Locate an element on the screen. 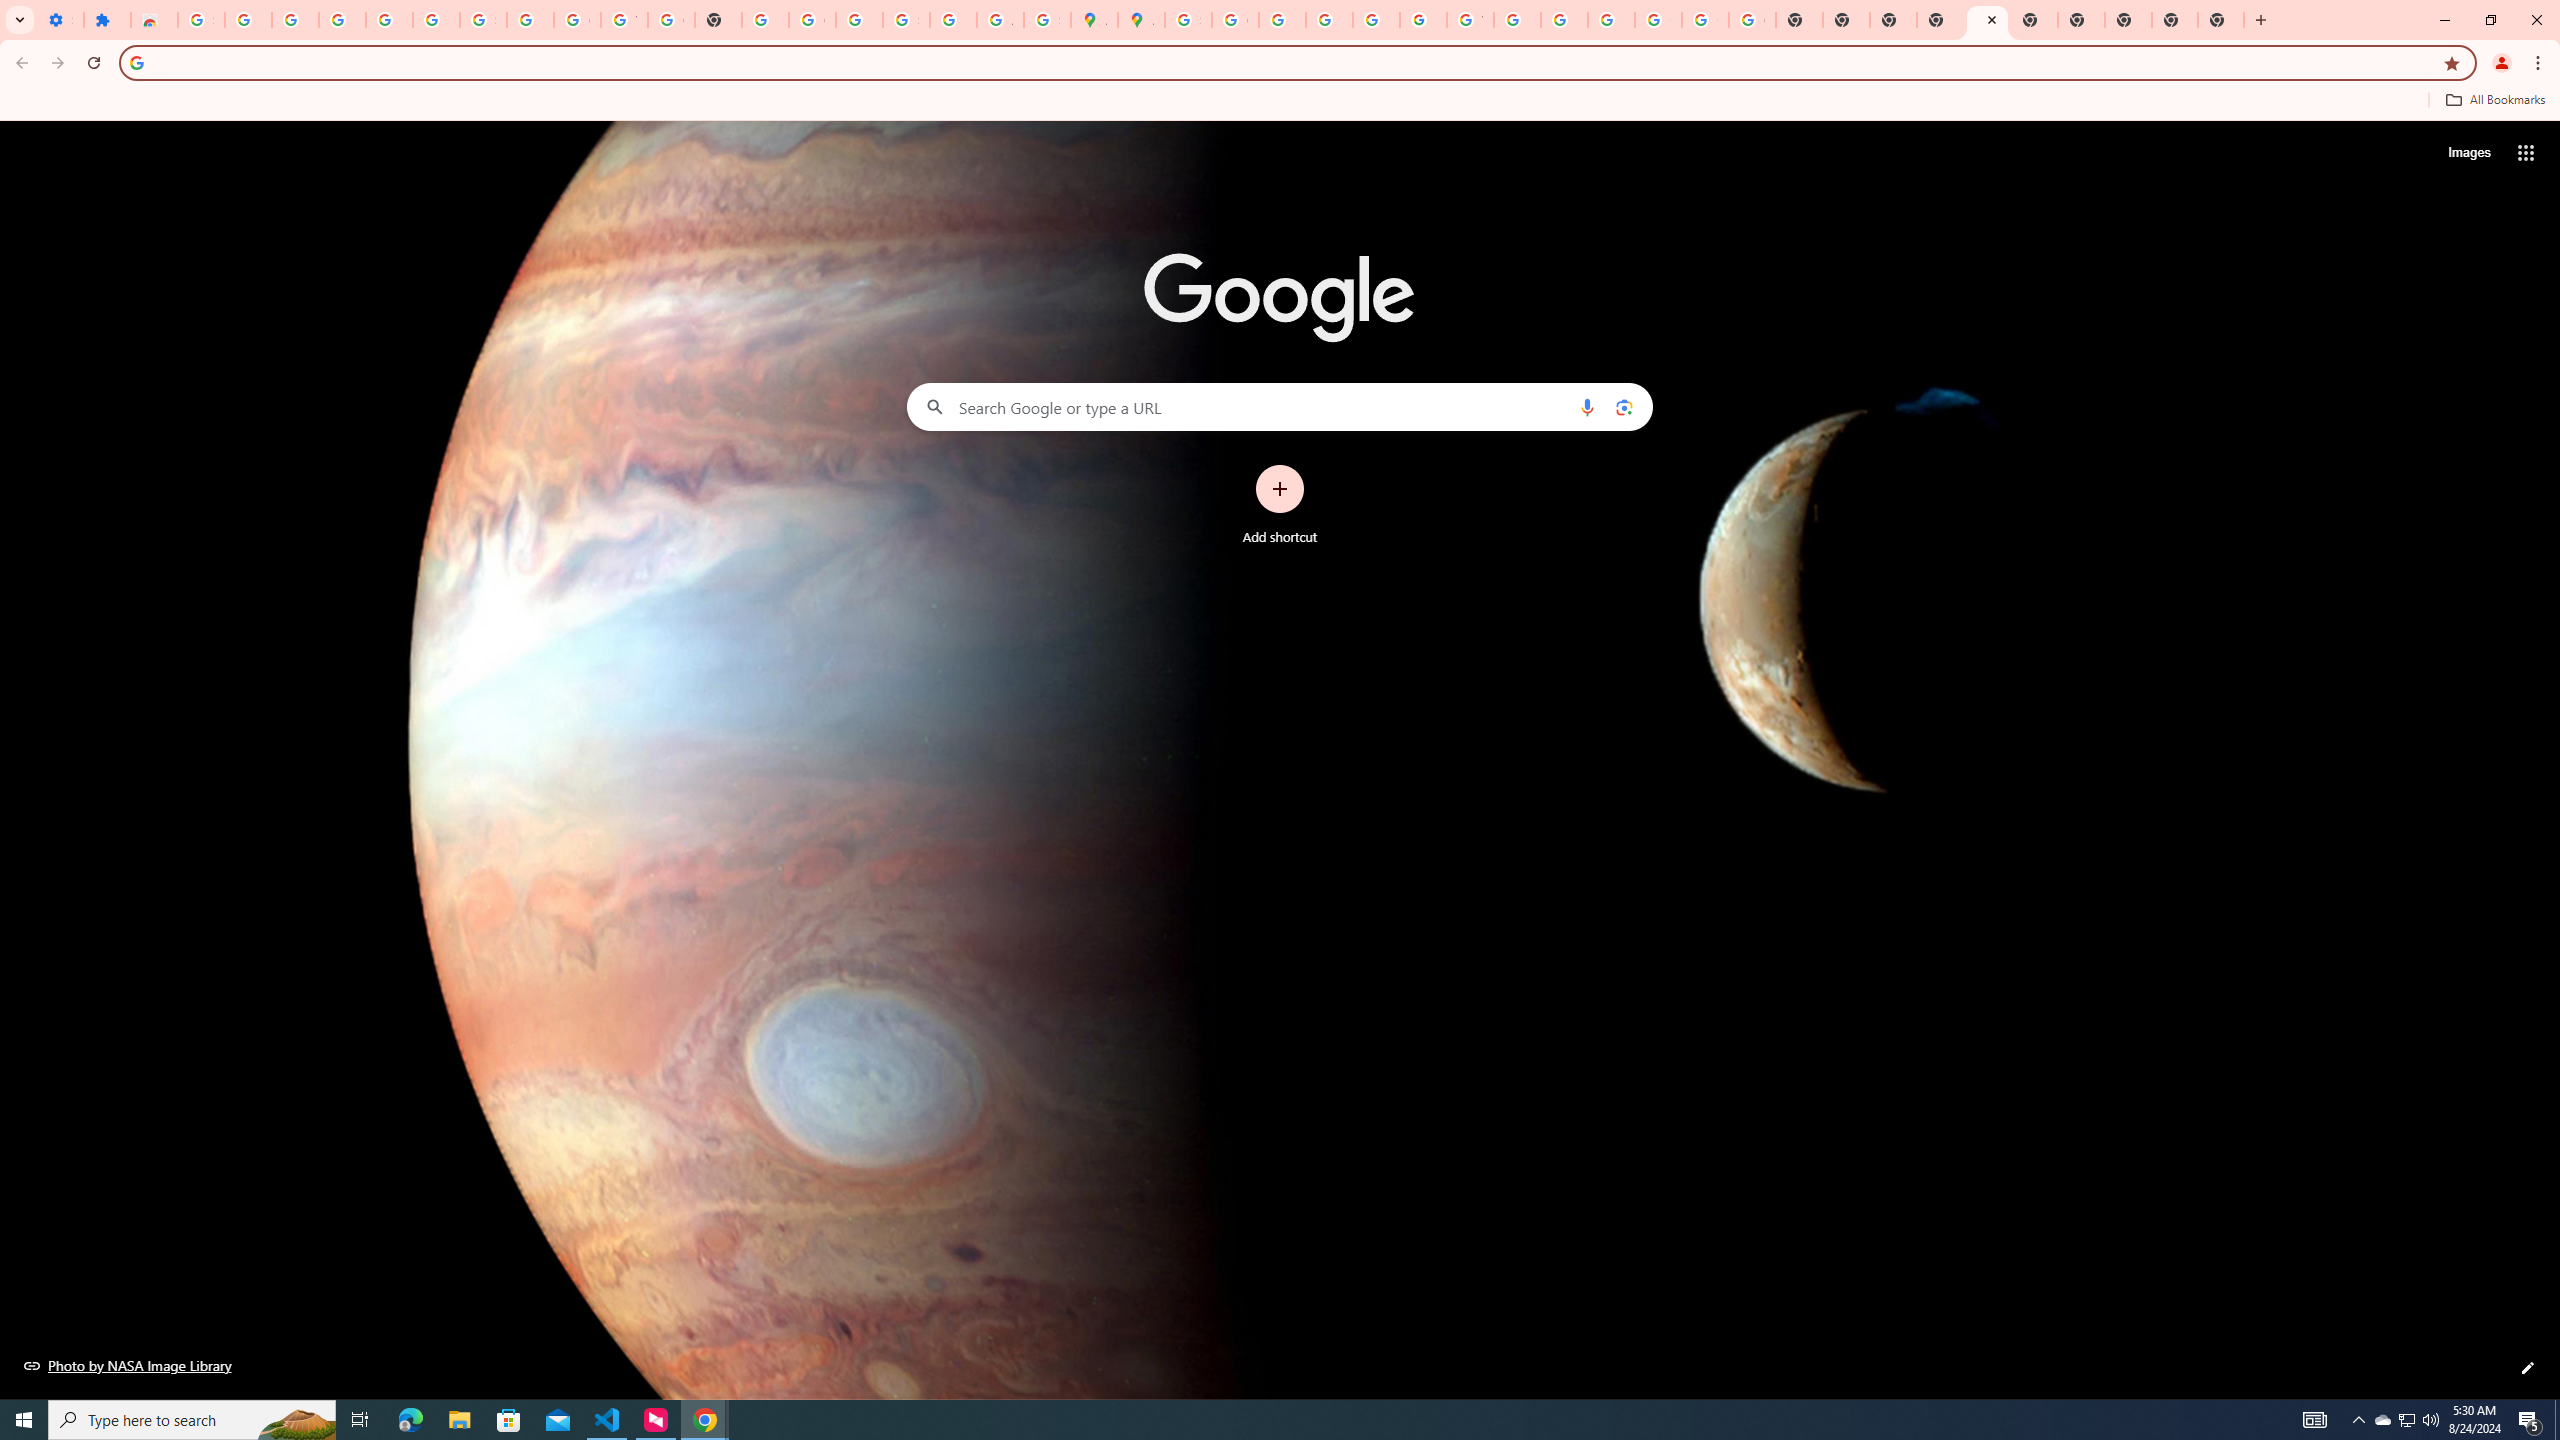 The width and height of the screenshot is (2560, 1440). 'Learn how to find your photos - Google Photos Help' is located at coordinates (388, 19).